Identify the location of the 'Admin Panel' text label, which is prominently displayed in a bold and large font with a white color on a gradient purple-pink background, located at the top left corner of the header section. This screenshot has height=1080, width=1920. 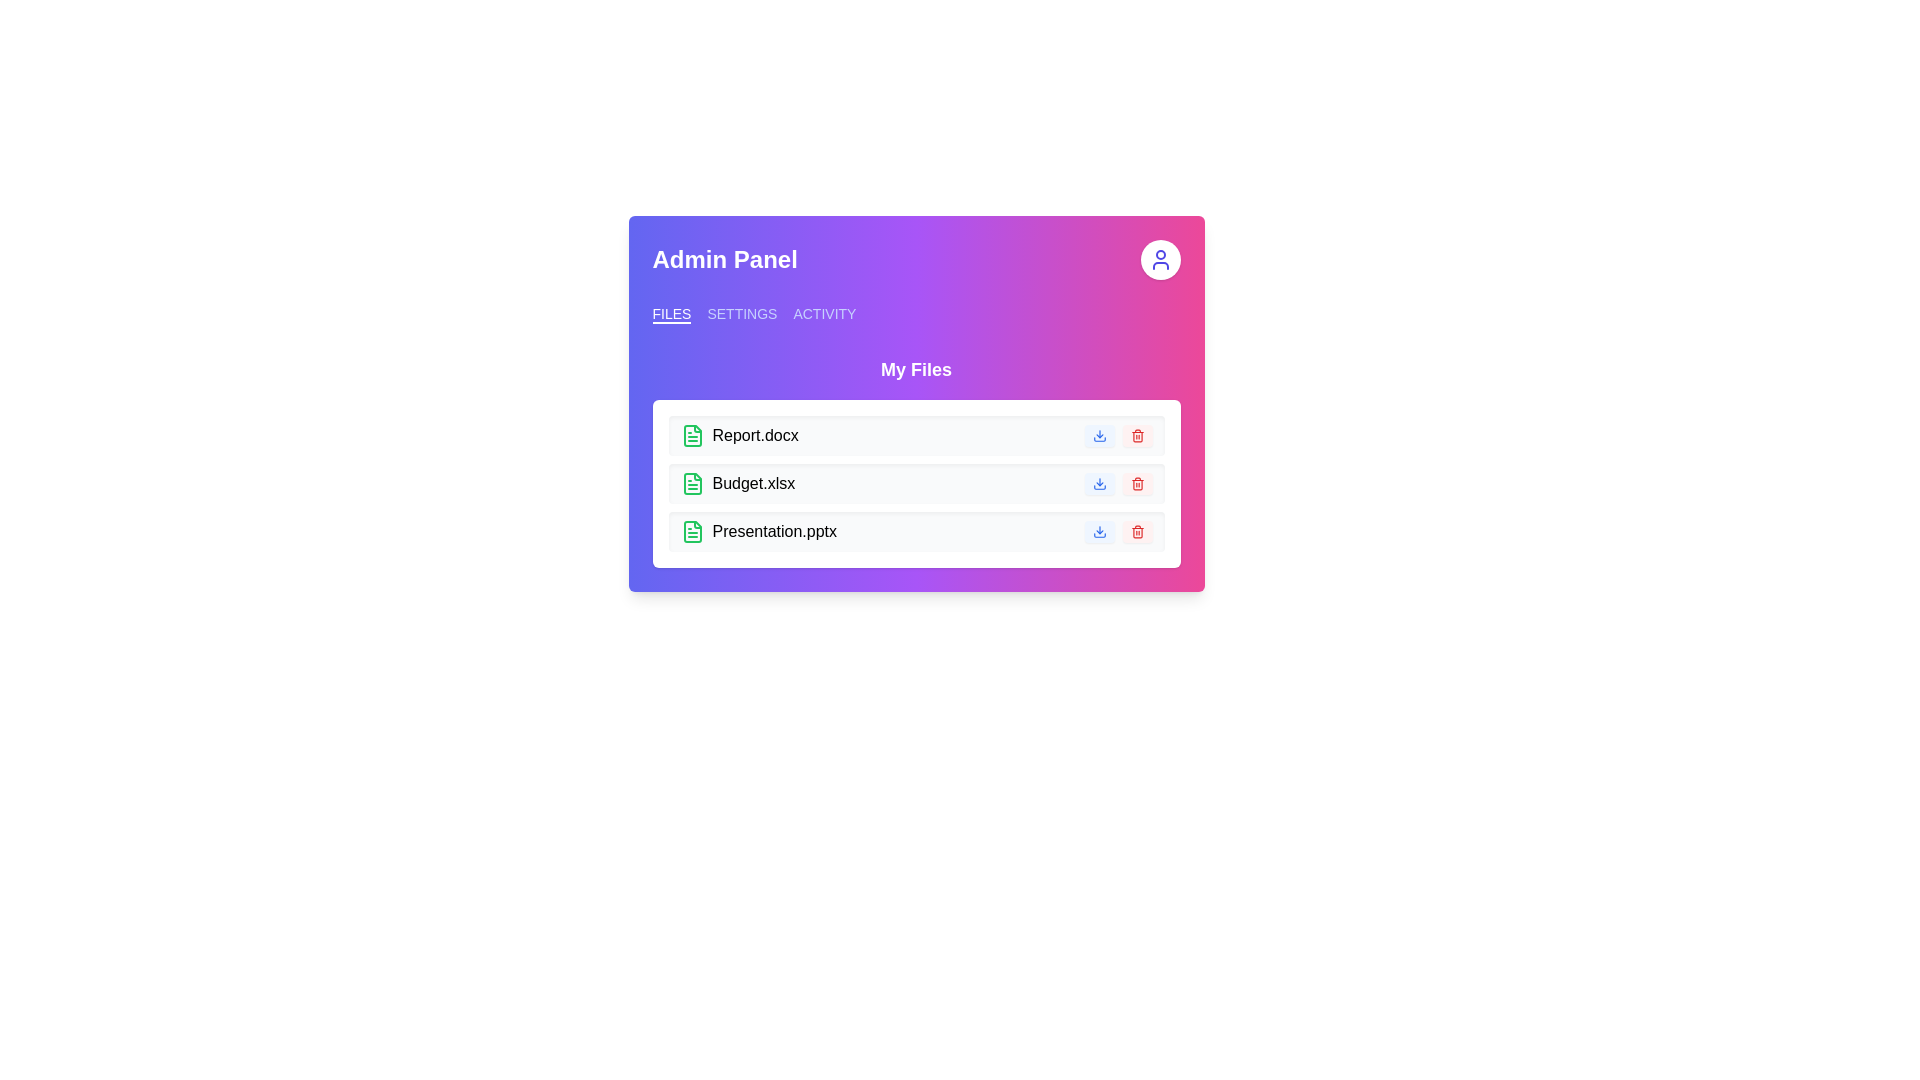
(724, 258).